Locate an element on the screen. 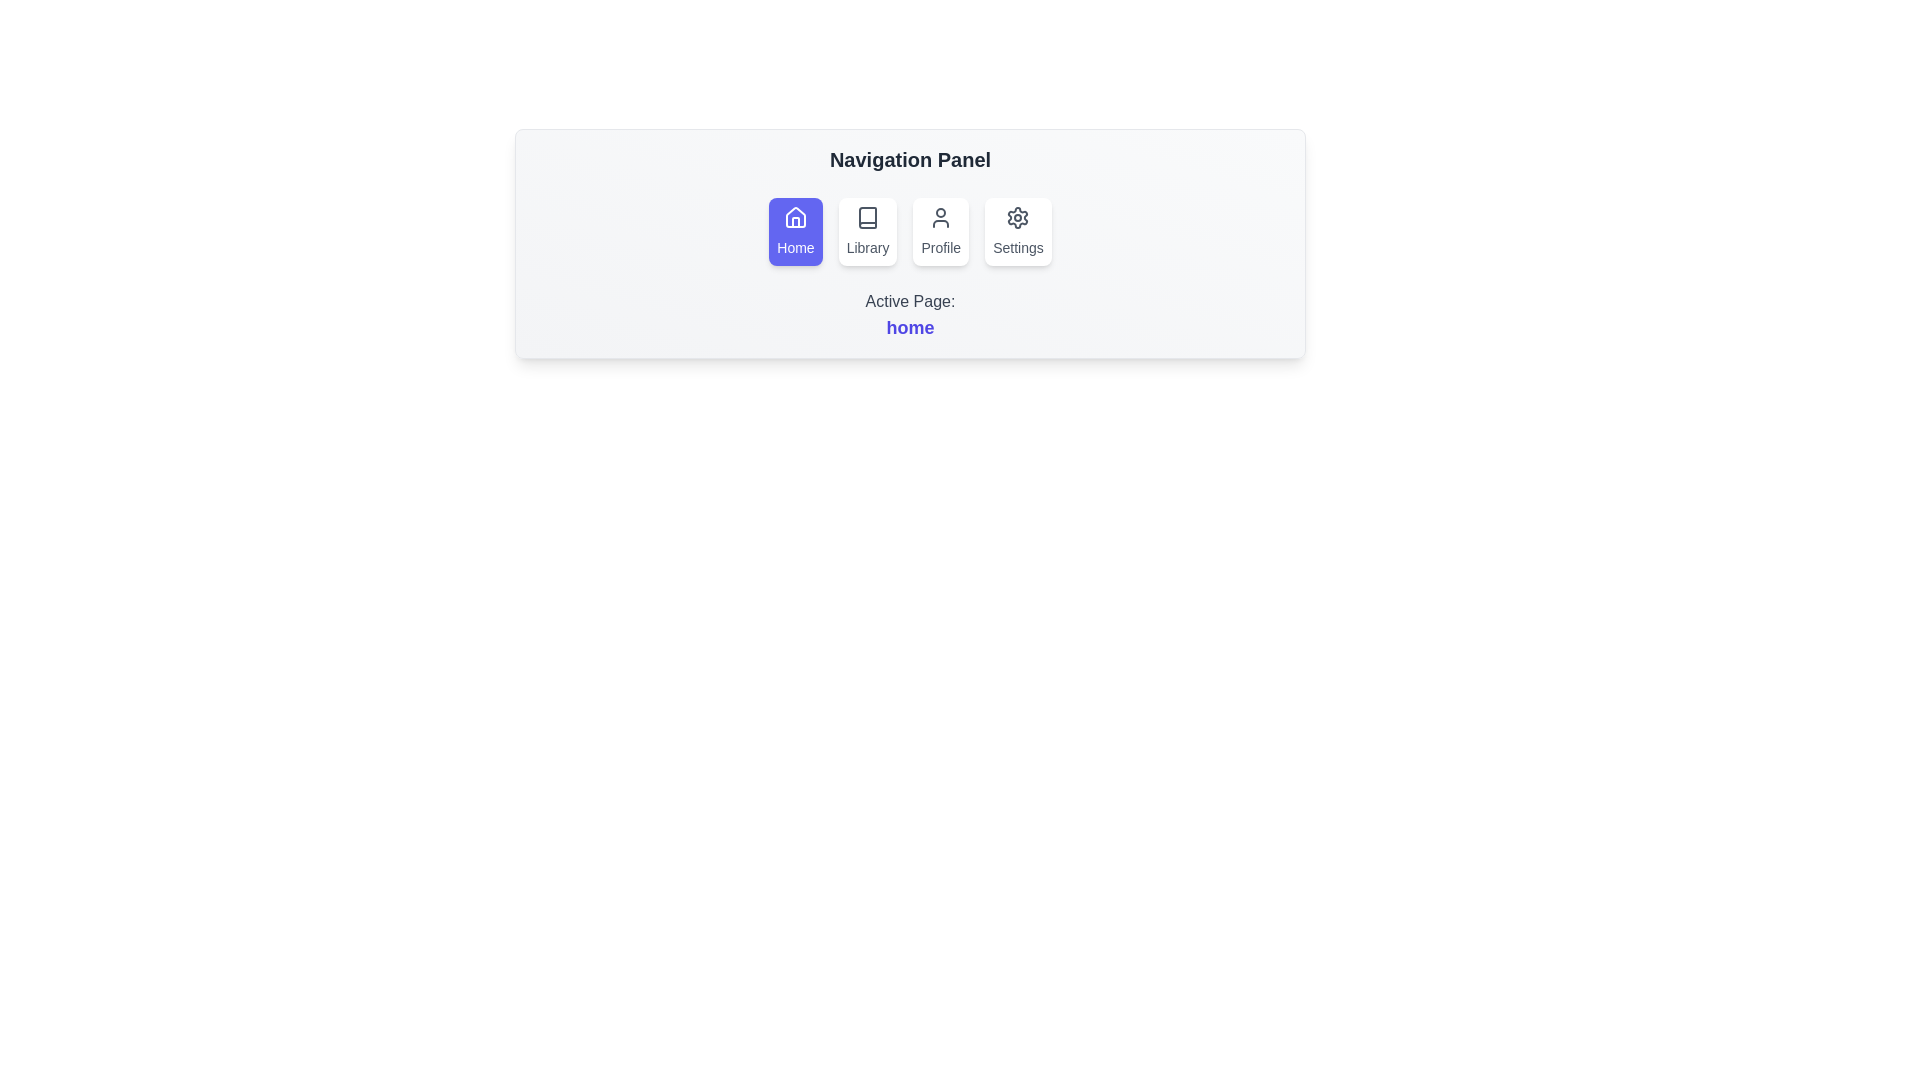 The image size is (1920, 1080). the 'Settings' button, which is the fourth item in the navigation bar is located at coordinates (1018, 230).